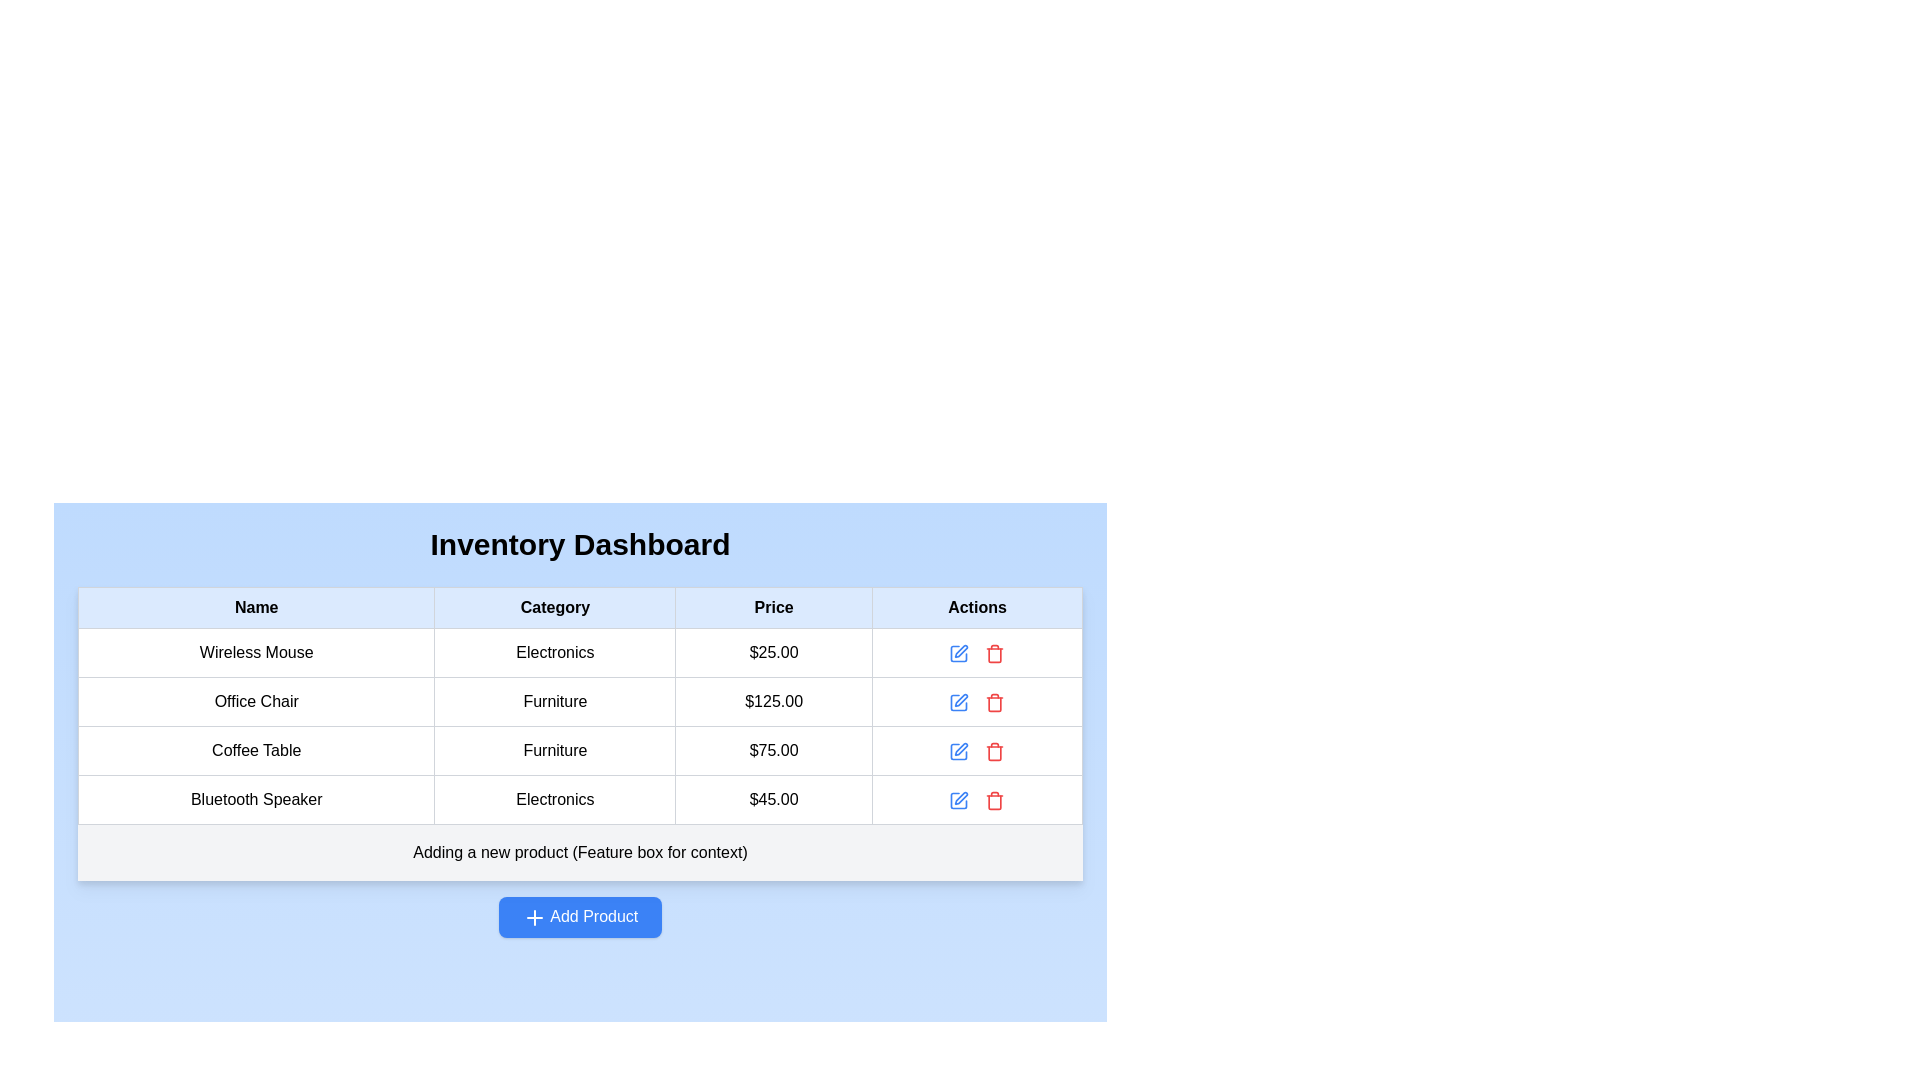 This screenshot has height=1080, width=1920. What do you see at coordinates (958, 701) in the screenshot?
I see `the edit button located in the 'Actions' column of the second row for the 'Office Chair' item to modify its details` at bounding box center [958, 701].